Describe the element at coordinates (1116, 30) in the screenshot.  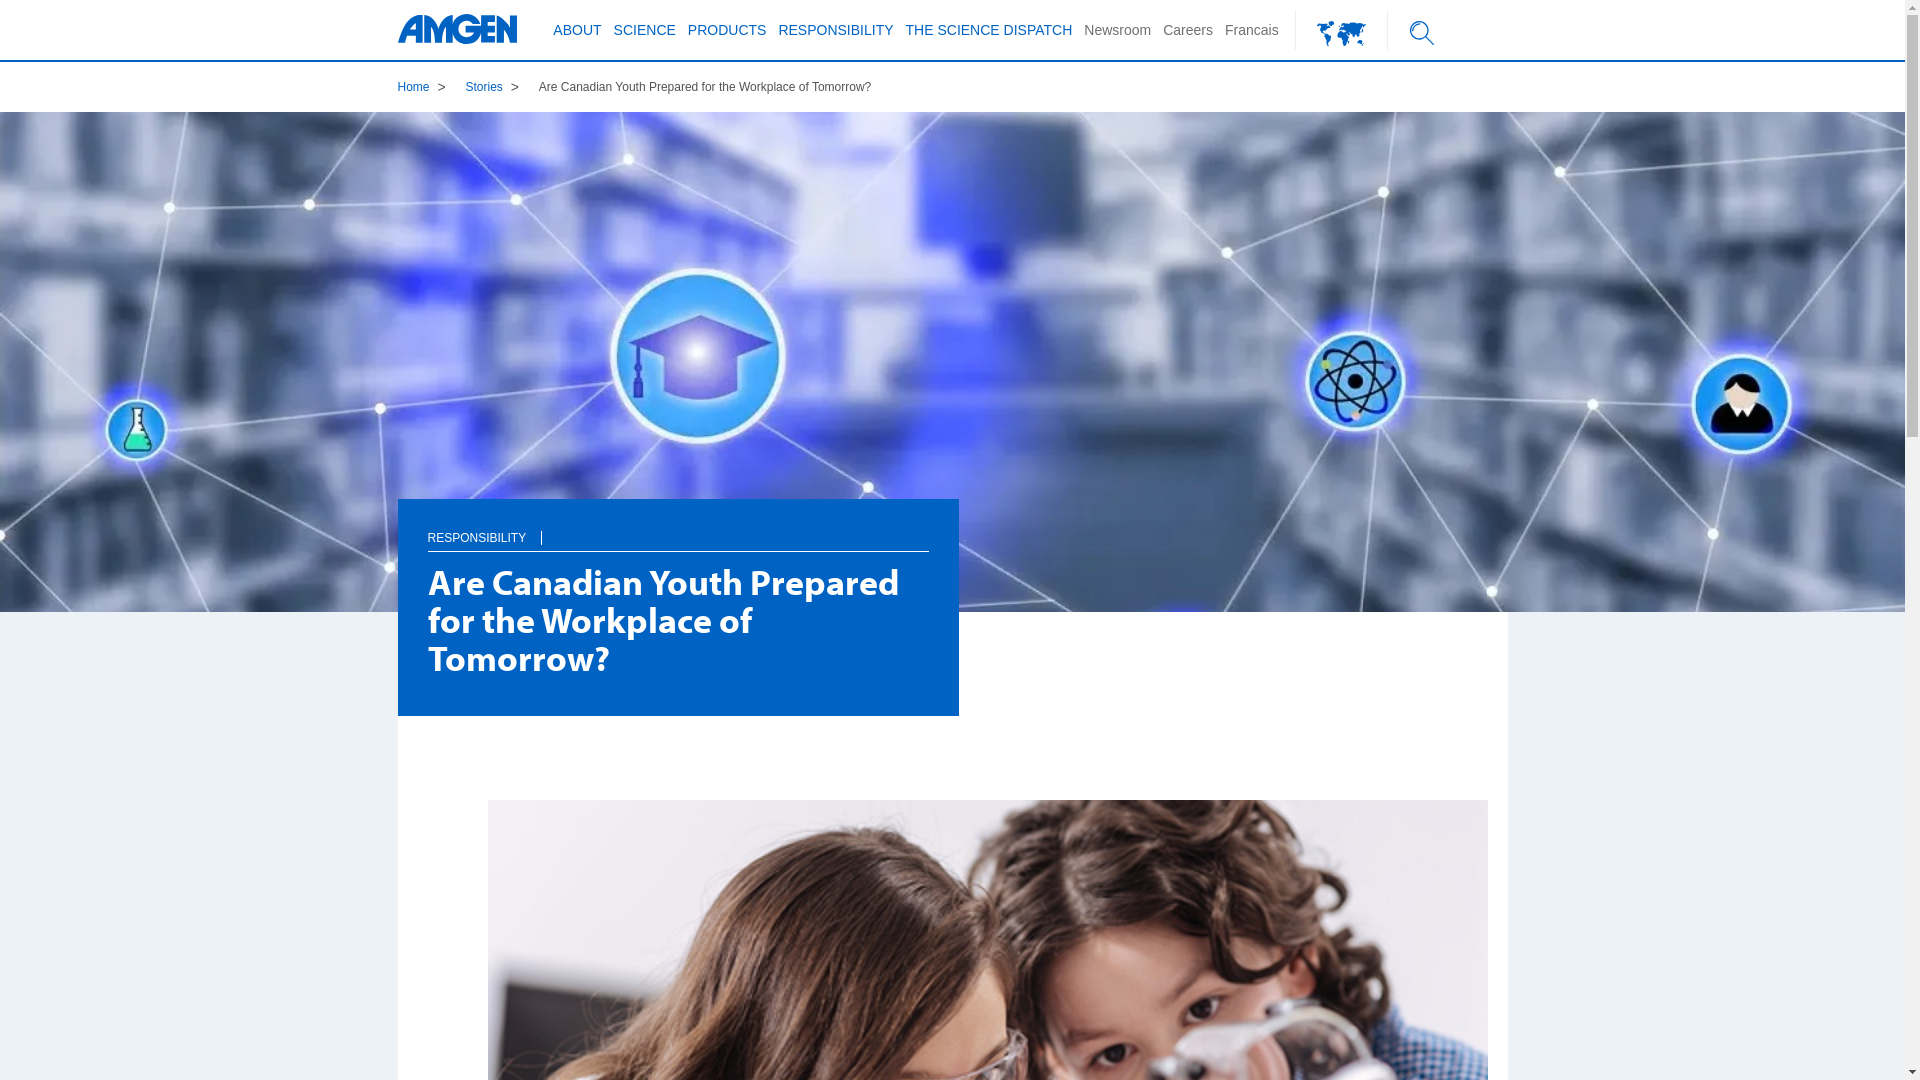
I see `'Newsroom'` at that location.